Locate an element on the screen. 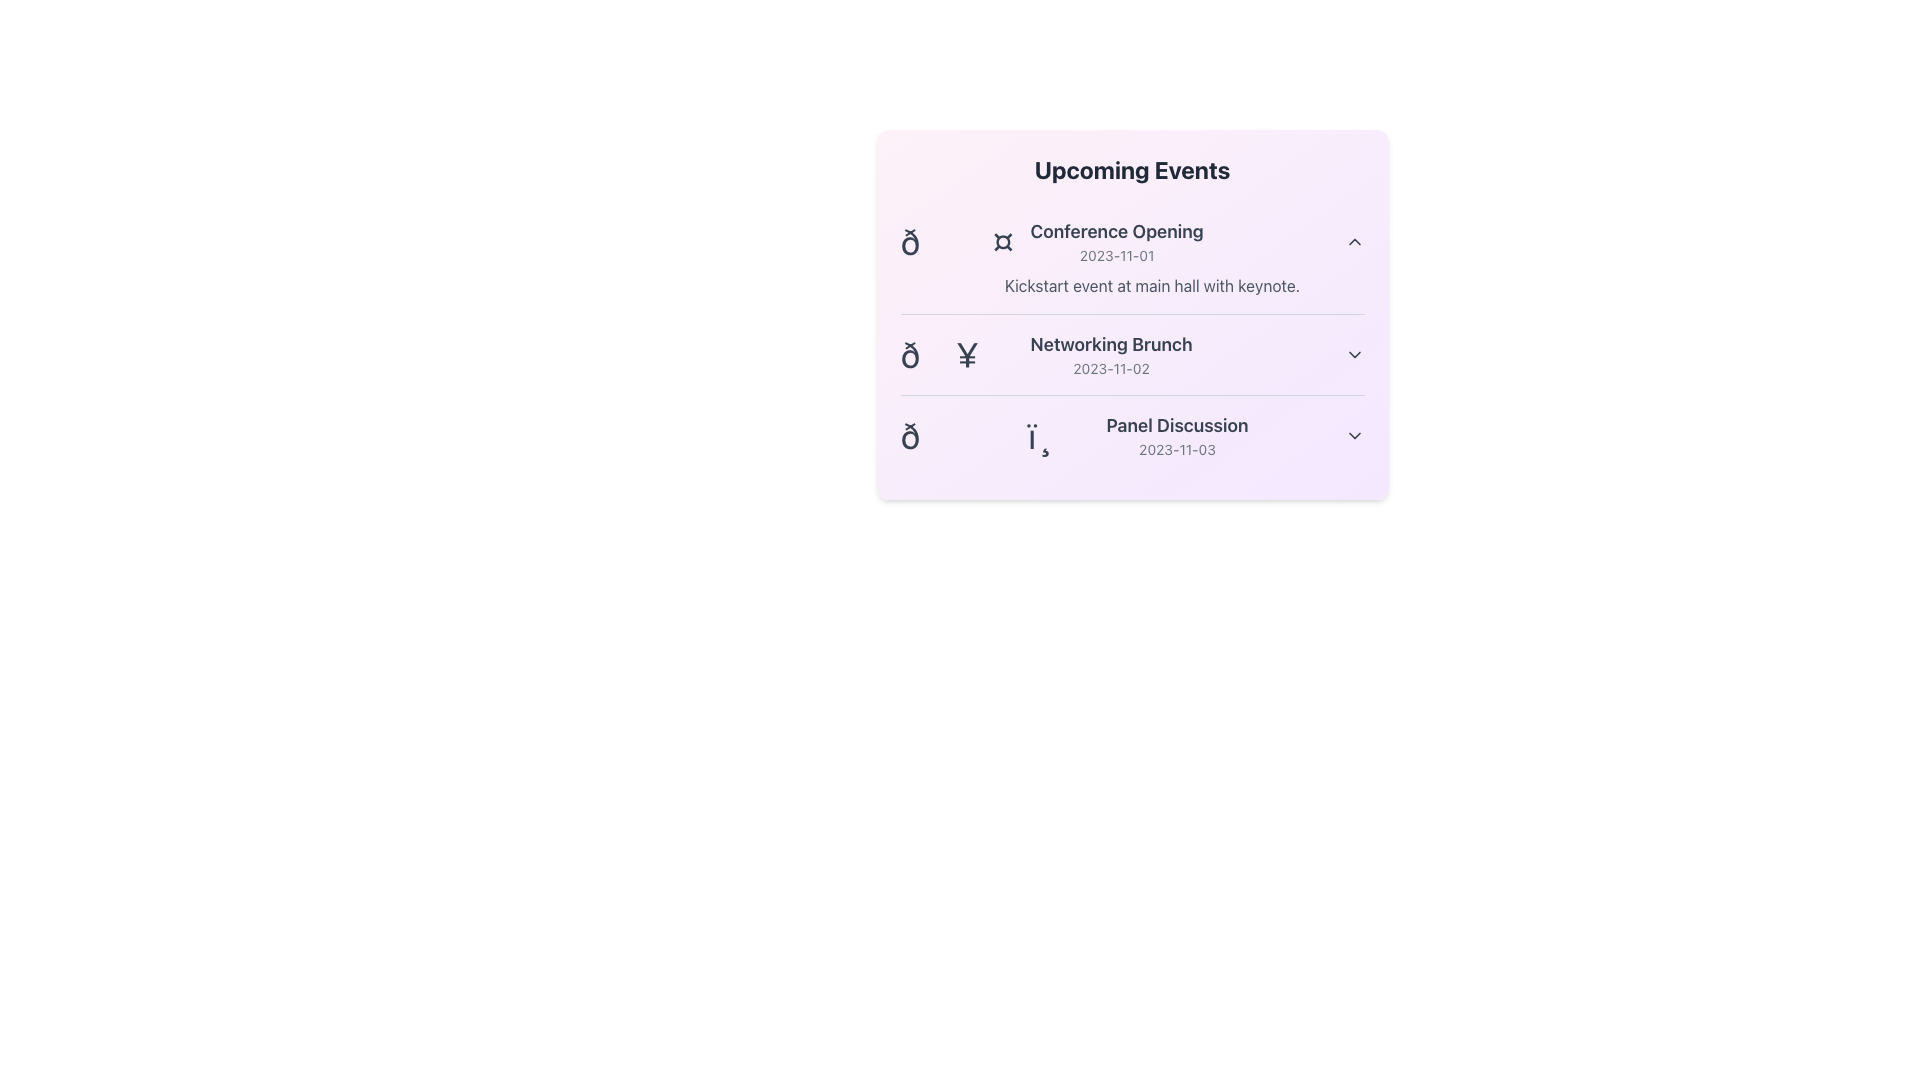 The height and width of the screenshot is (1080, 1920). the third list item in the events list, which represents the 'Panel Discussion' scheduled for 2023-11-03 is located at coordinates (1073, 434).